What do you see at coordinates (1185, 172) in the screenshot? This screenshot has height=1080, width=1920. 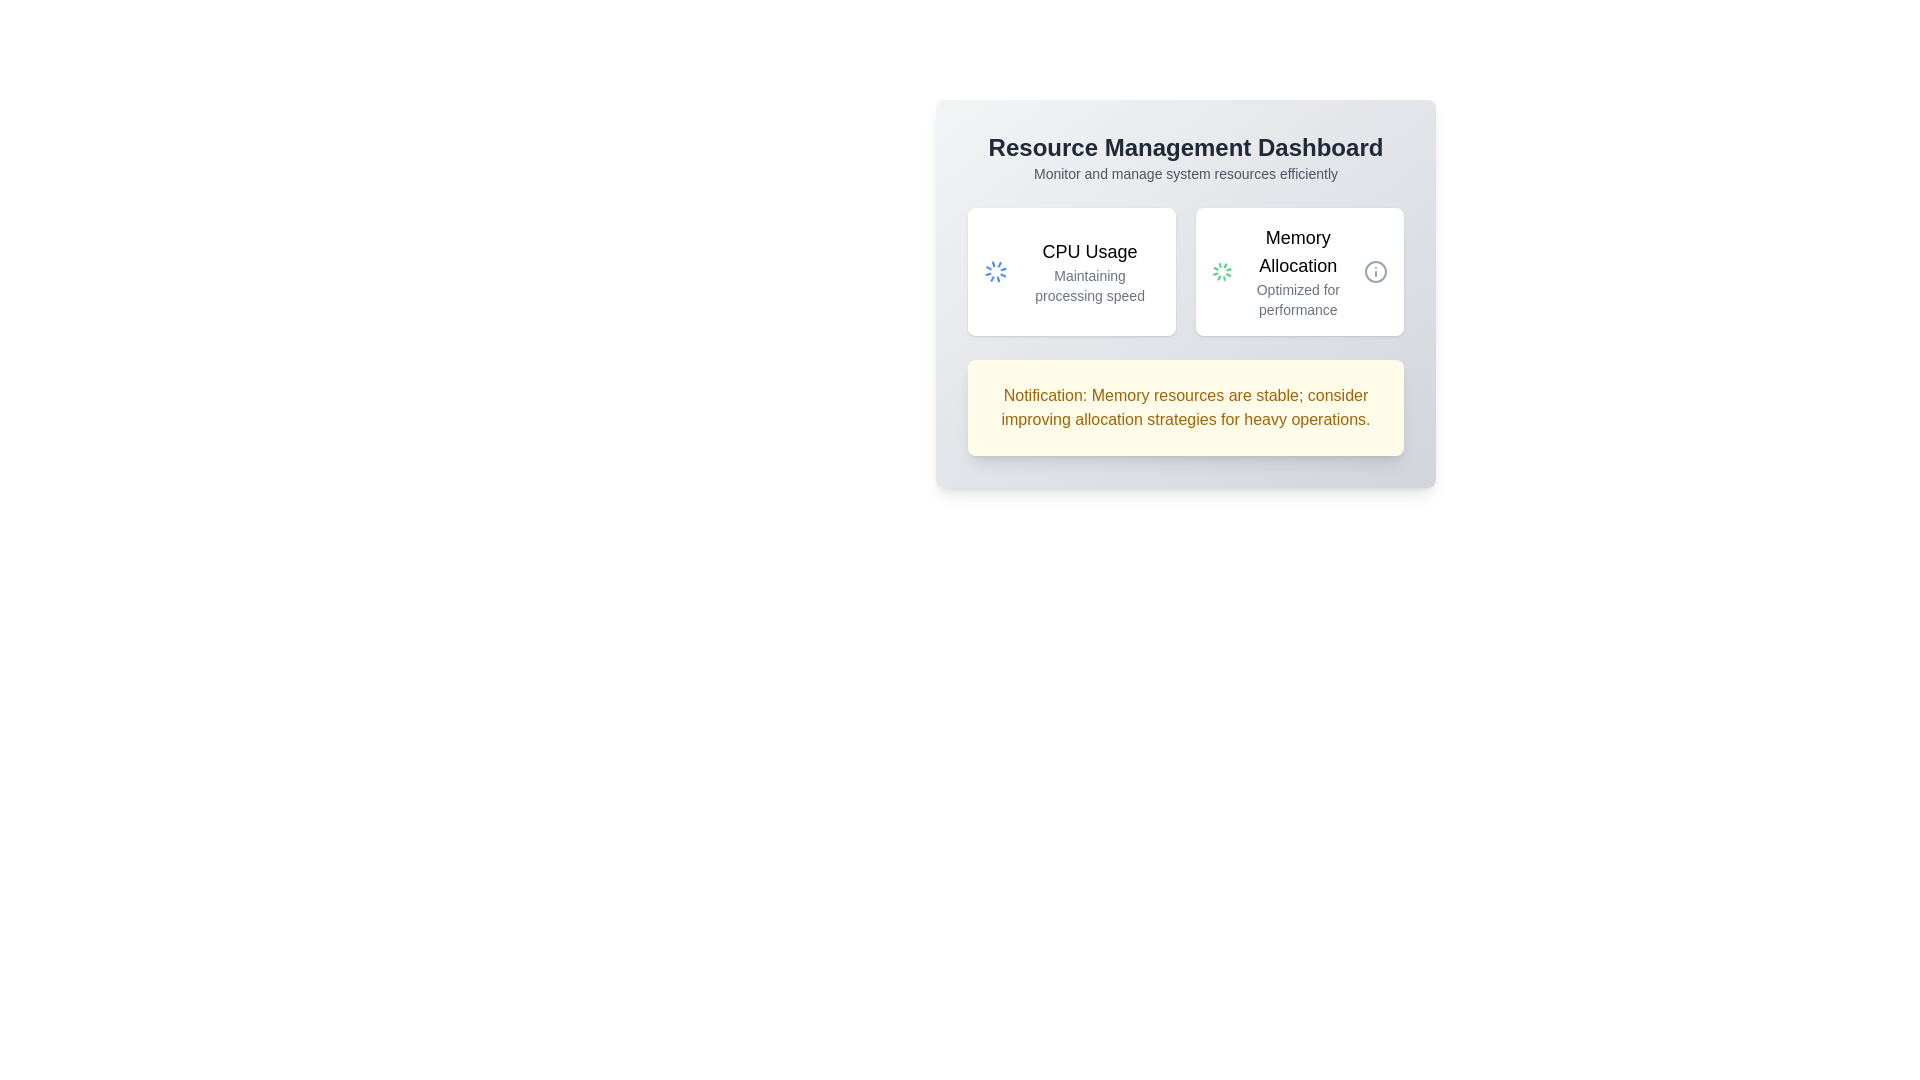 I see `the text label displaying 'Monitor and manage system resources efficiently', which is positioned below the title 'Resource Management Dashboard'` at bounding box center [1185, 172].